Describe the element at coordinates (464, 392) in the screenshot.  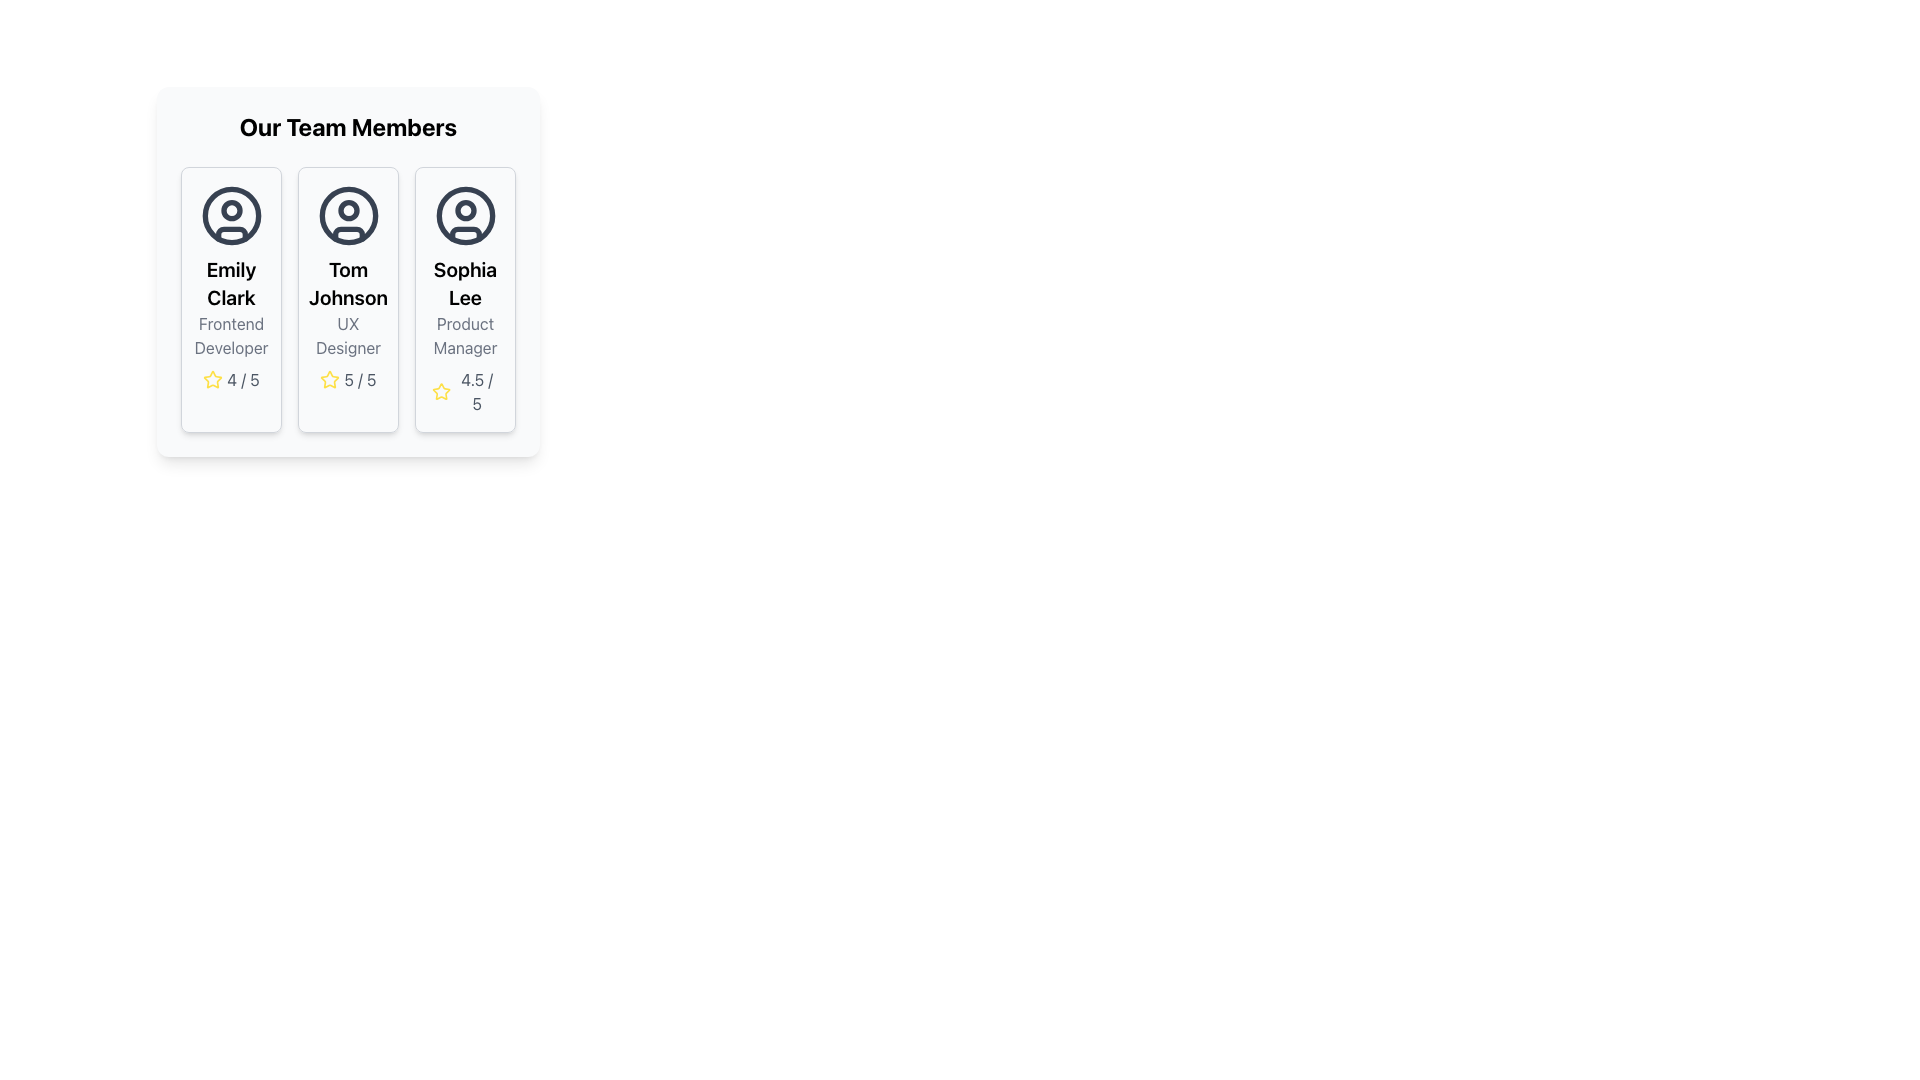
I see `the Rating Display element located at the bottom section of the 'Sophia Lee' profile card, which is the third card in a sequence of three horizontally aligned team member cards under 'Our Team Members'` at that location.